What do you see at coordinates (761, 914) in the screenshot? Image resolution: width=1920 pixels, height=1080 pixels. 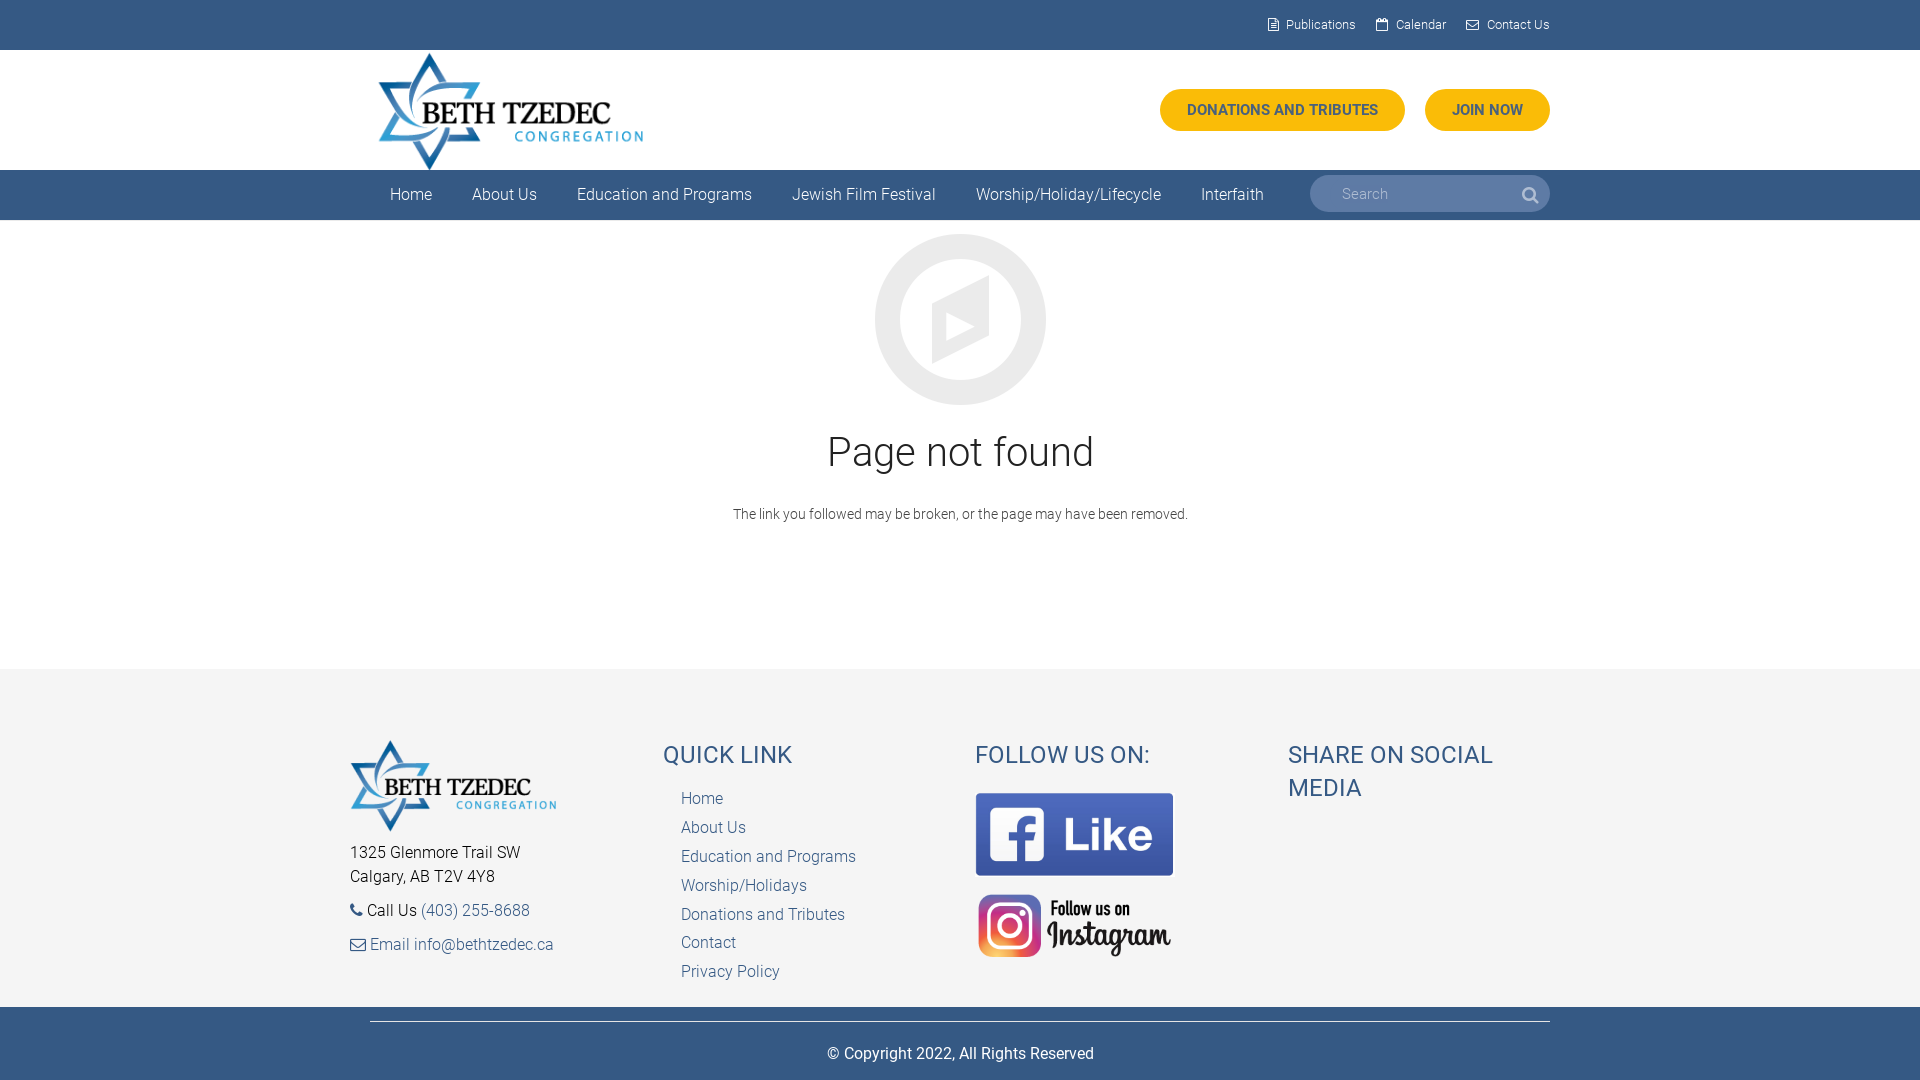 I see `'Donations and Tributes'` at bounding box center [761, 914].